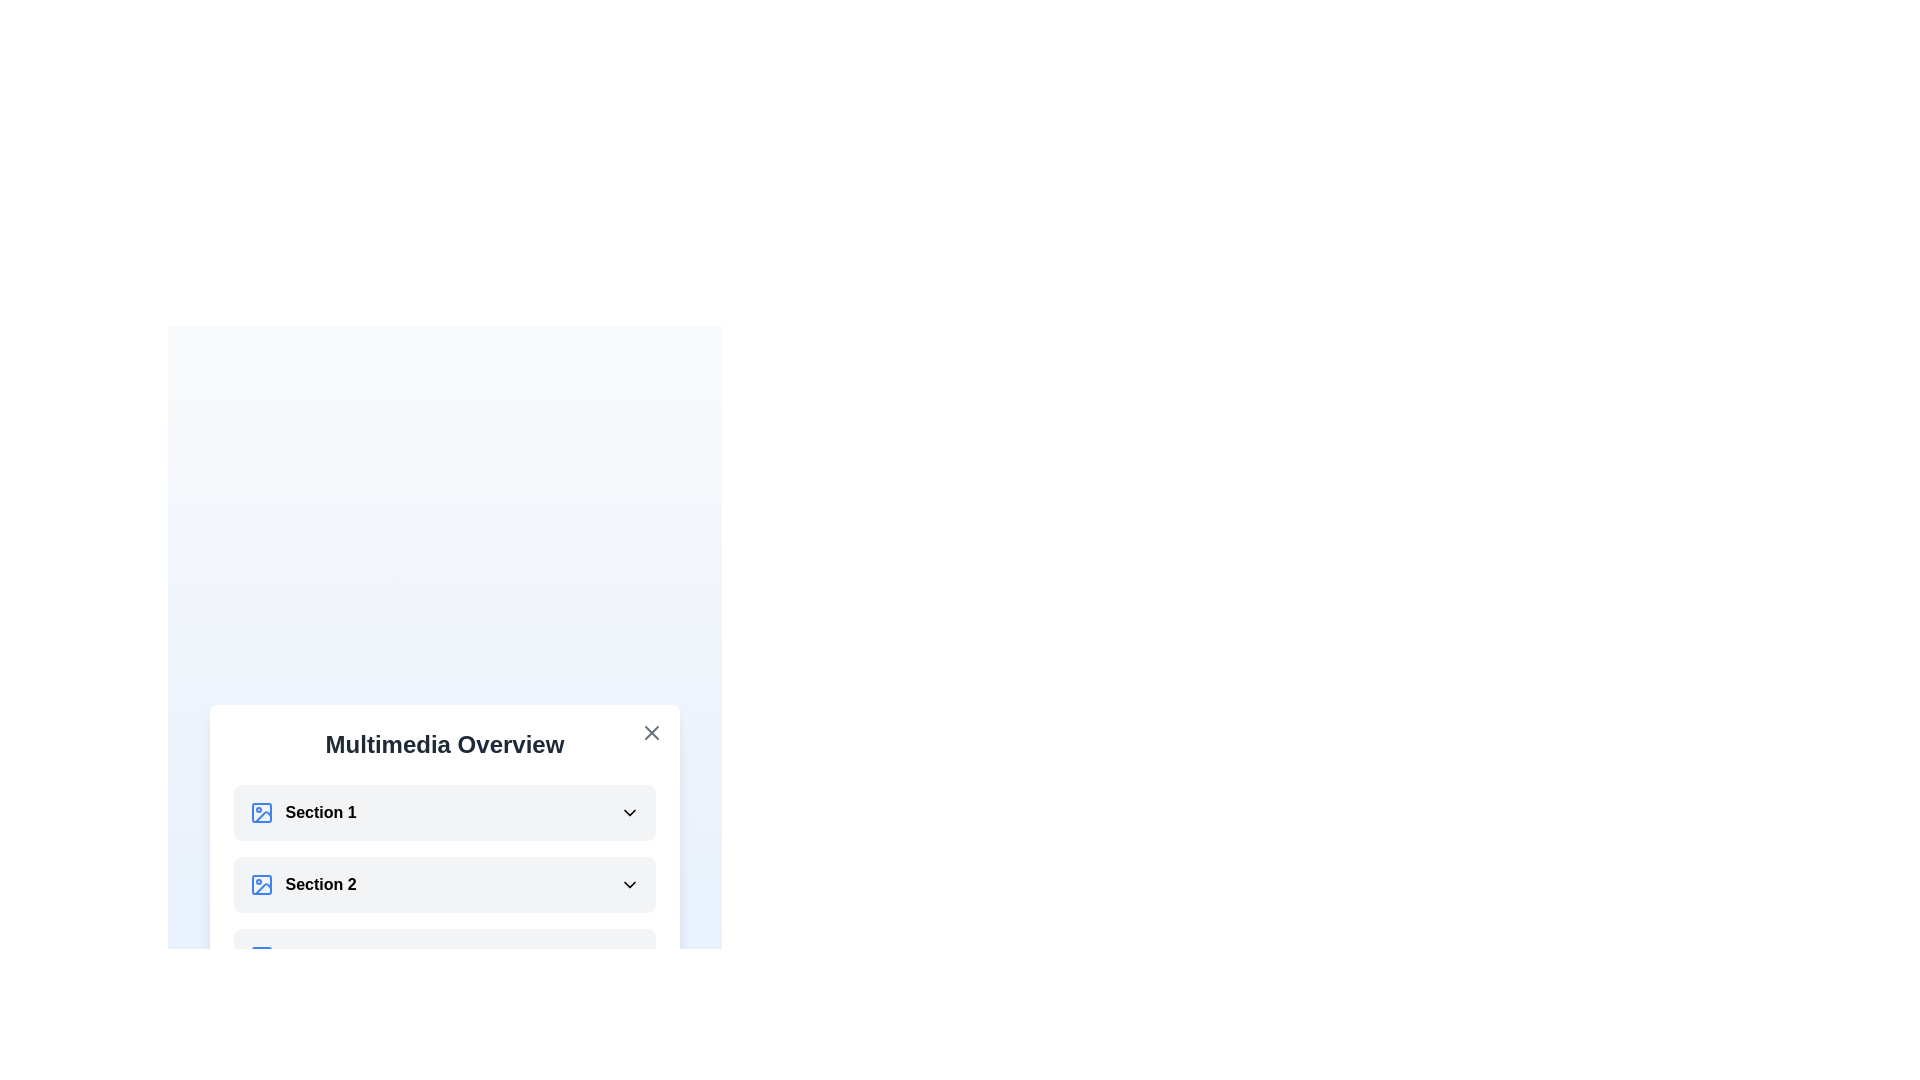 The image size is (1920, 1080). Describe the element at coordinates (652, 732) in the screenshot. I see `the close button styled as a small 'X' icon located at the top-right corner of the 'Multimedia Overview' modal` at that location.